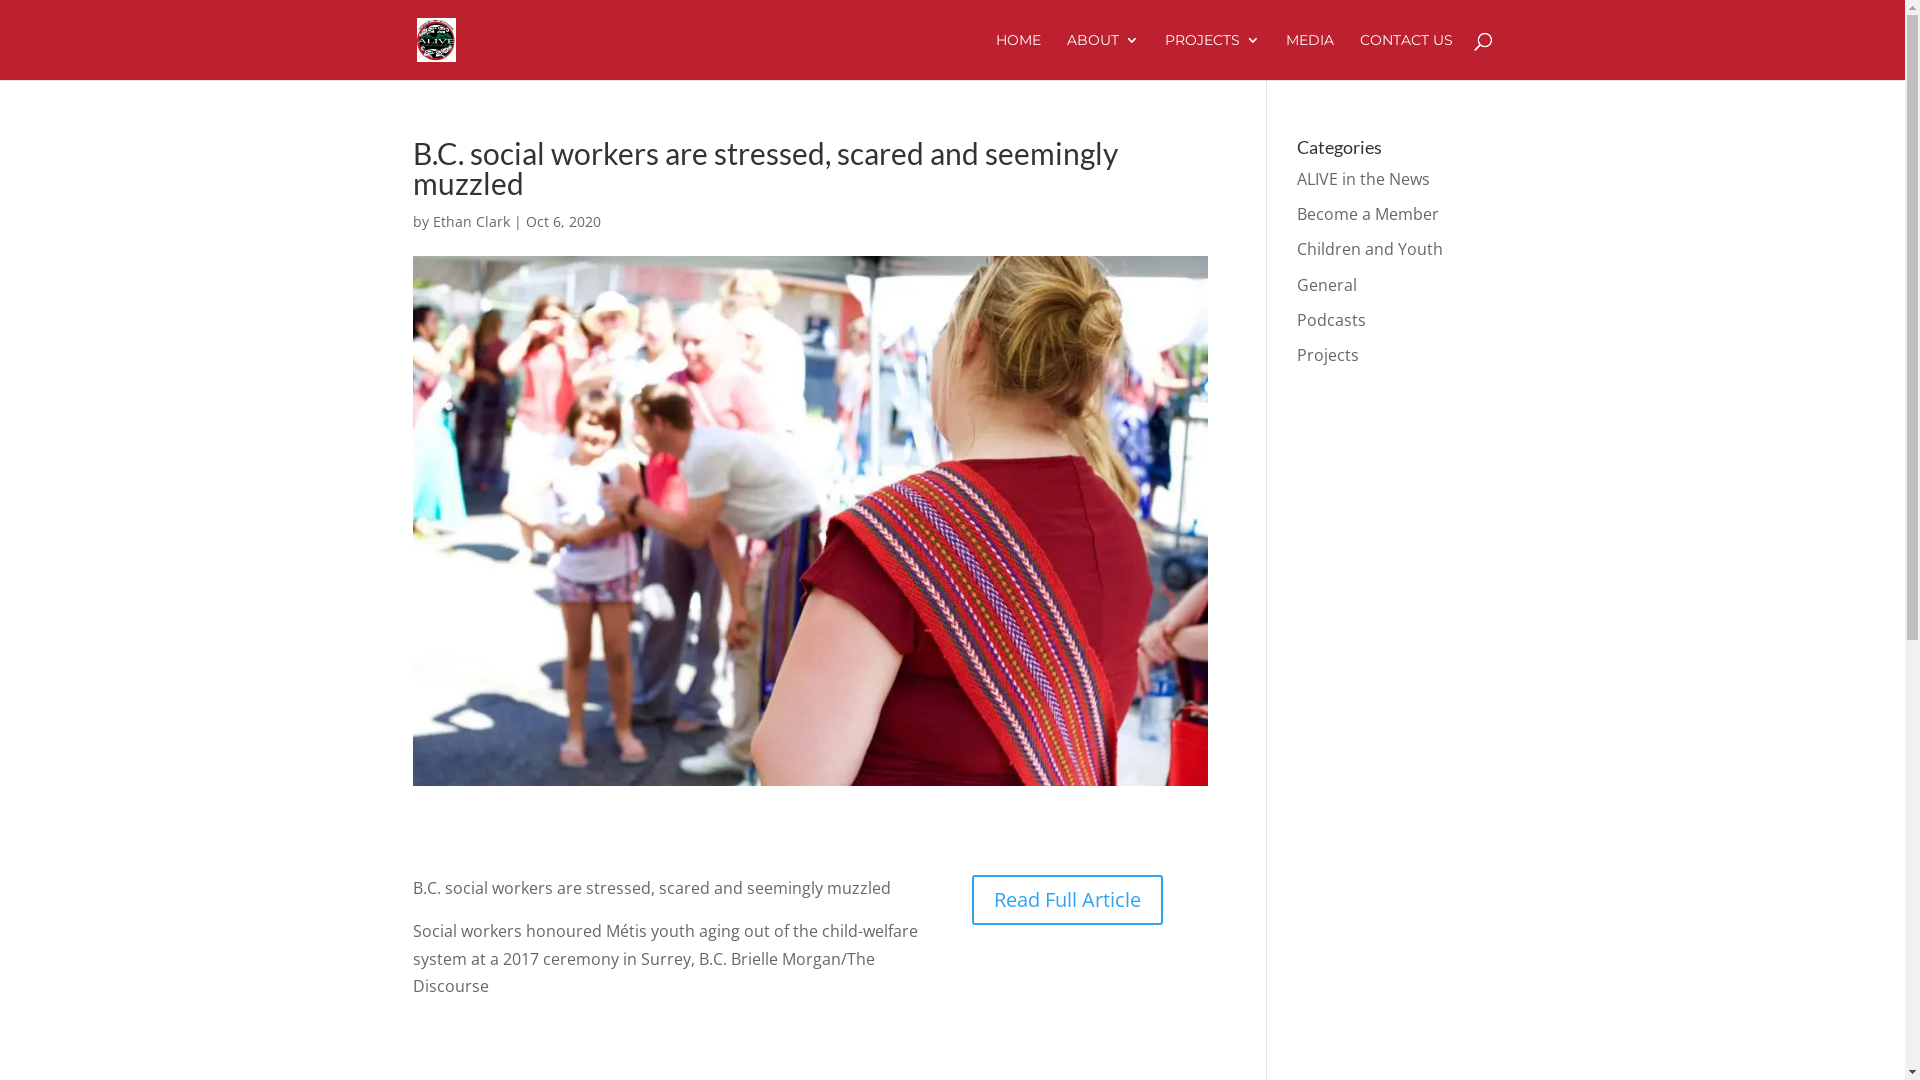 Image resolution: width=1920 pixels, height=1080 pixels. I want to click on 'Ethan Clark', so click(469, 221).